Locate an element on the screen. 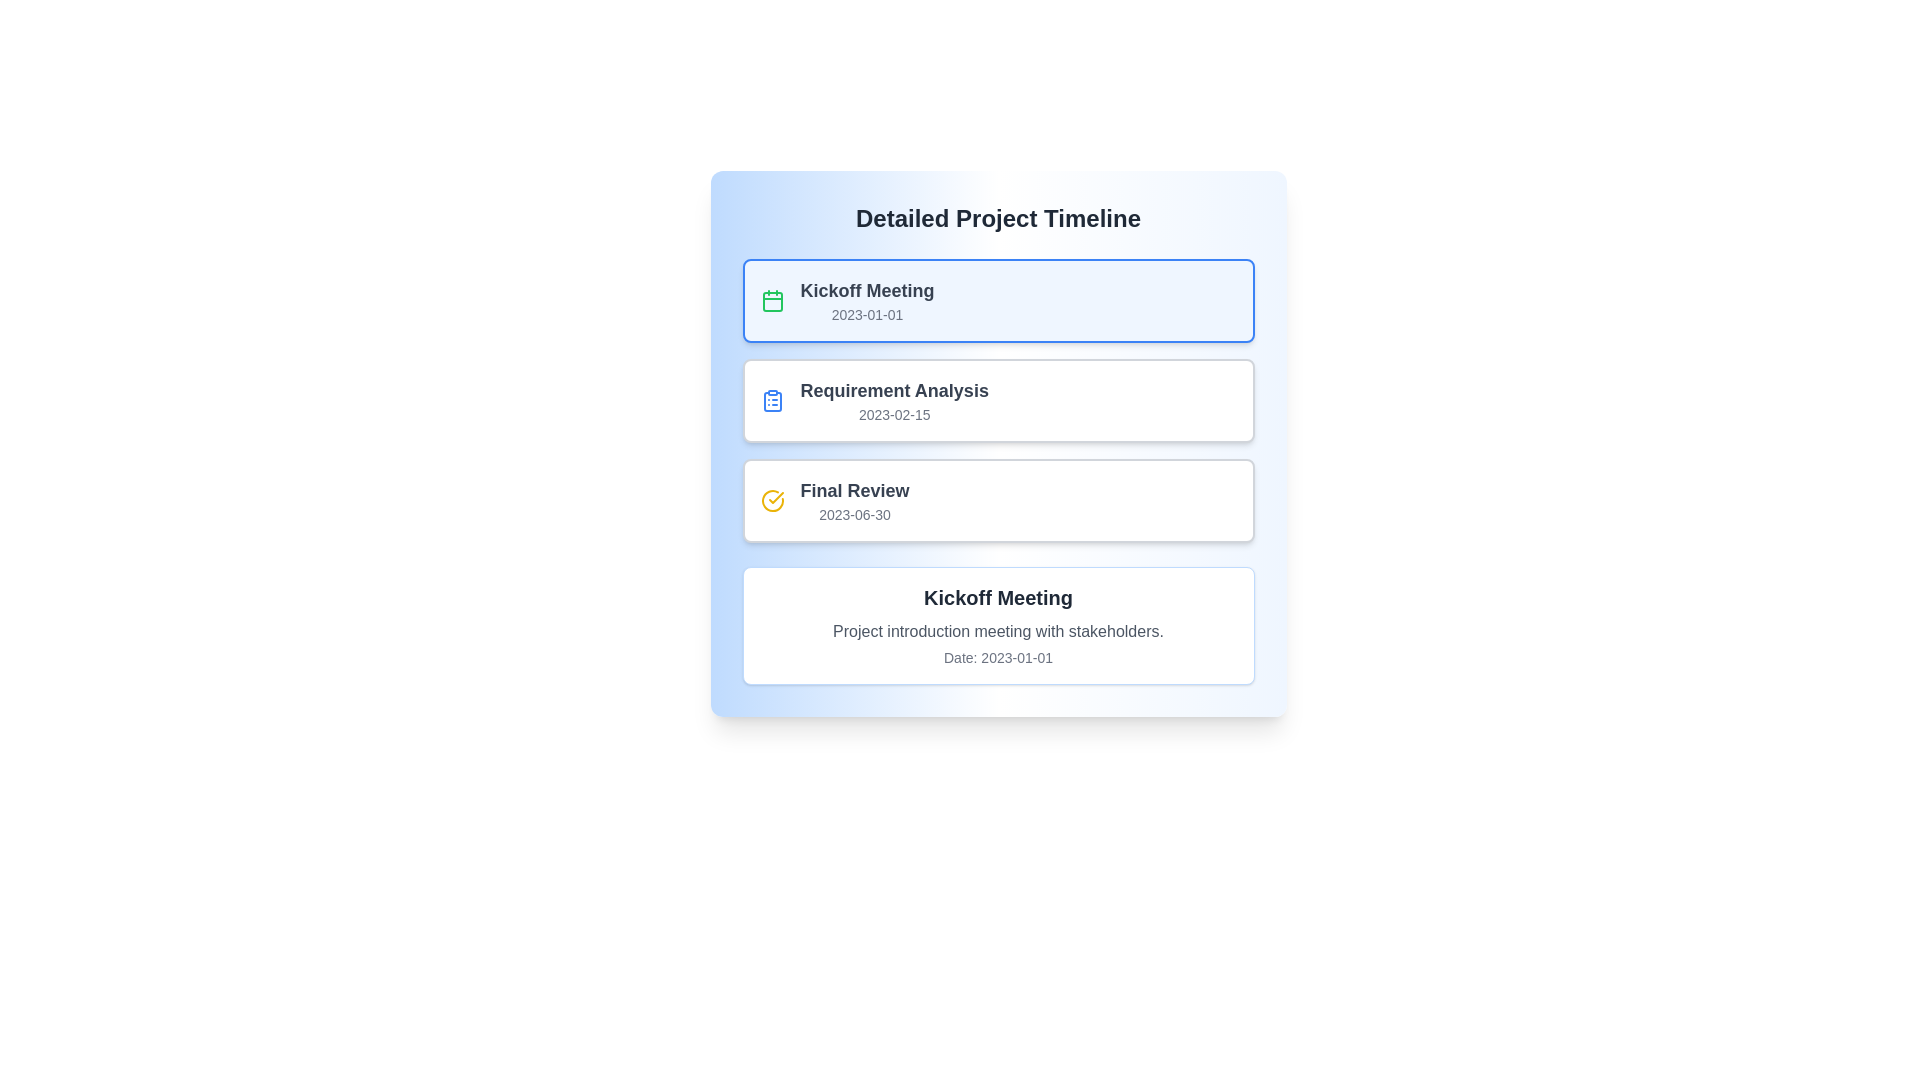 The height and width of the screenshot is (1080, 1920). the rectangular SVG graphical element that represents part of a calendar icon, indicating a date or event is located at coordinates (771, 301).